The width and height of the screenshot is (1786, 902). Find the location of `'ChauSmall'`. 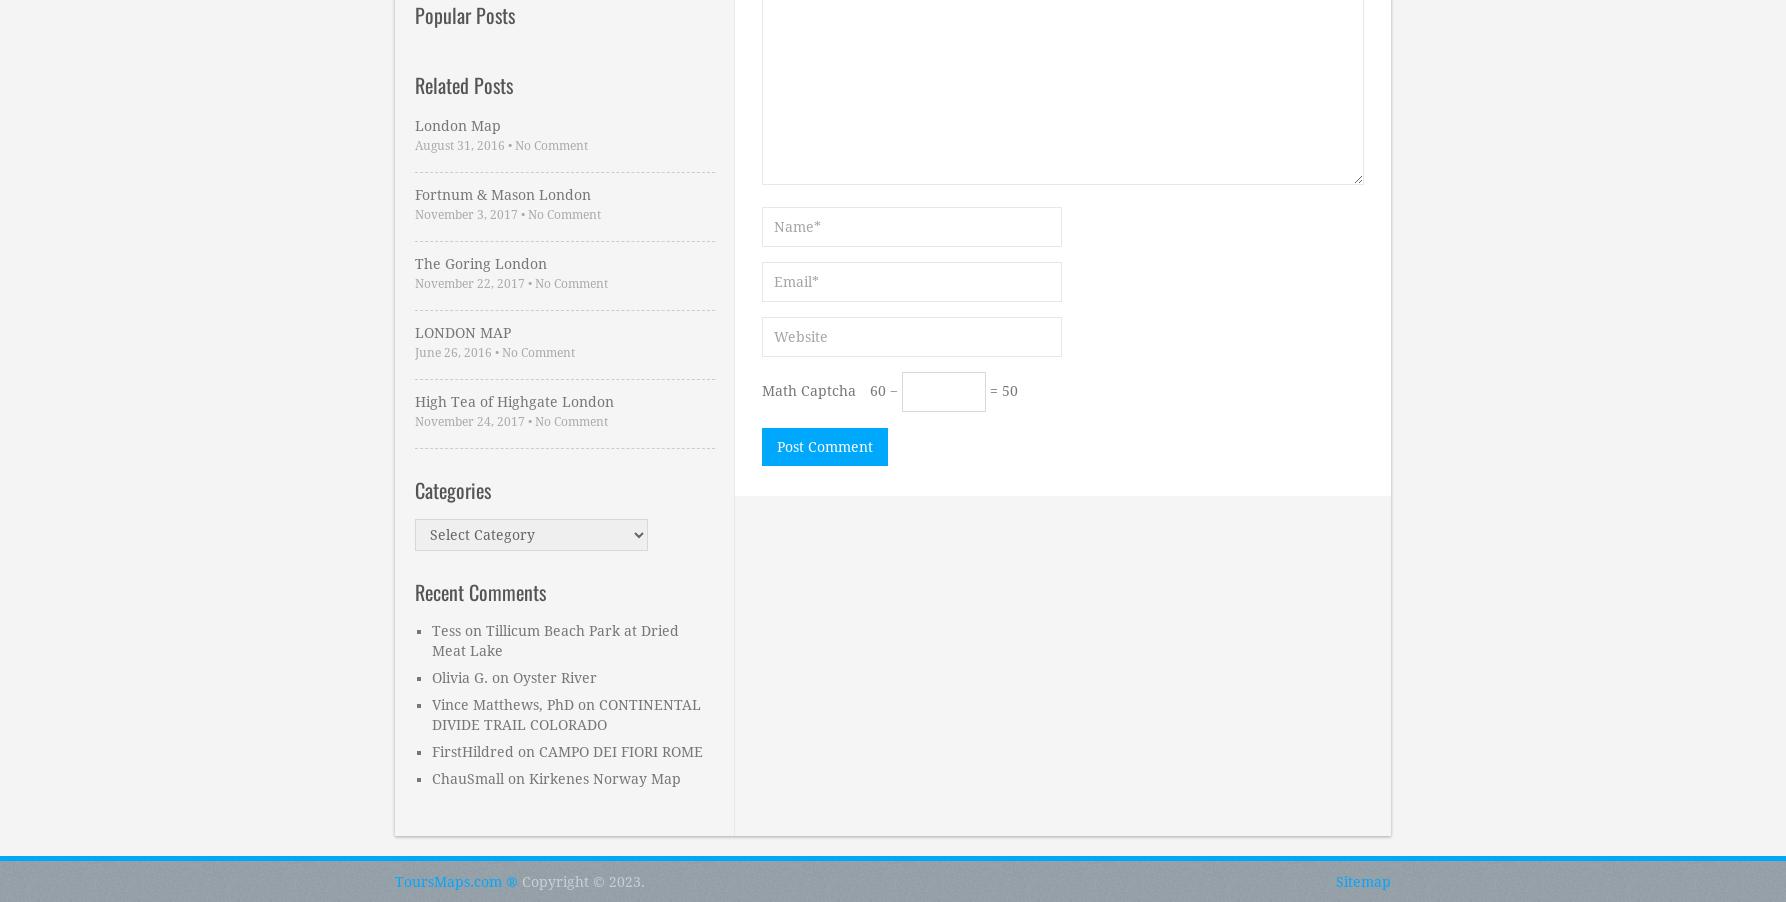

'ChauSmall' is located at coordinates (466, 777).